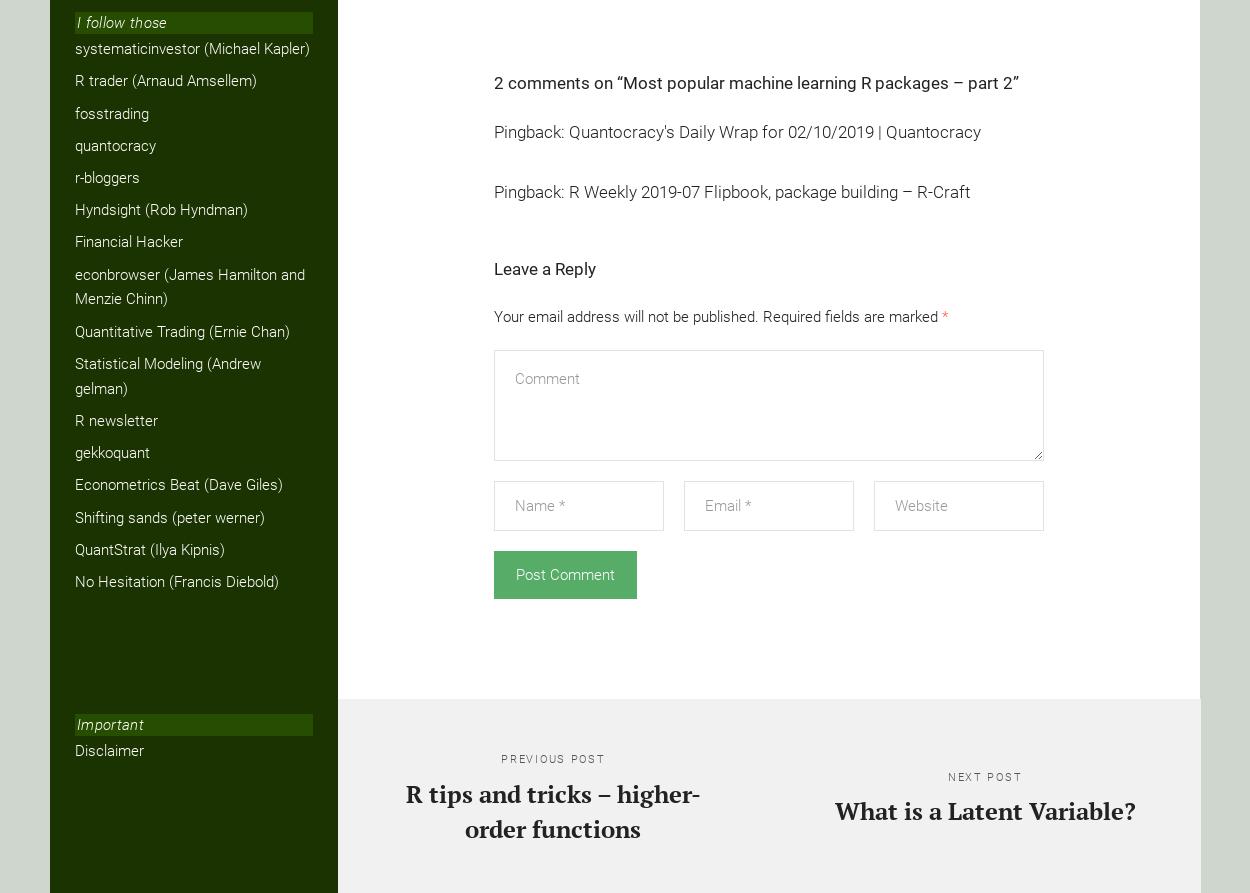 This screenshot has height=893, width=1250. Describe the element at coordinates (768, 190) in the screenshot. I see `'R Weekly 2019-07 Flipbook, package building – R-Craft'` at that location.